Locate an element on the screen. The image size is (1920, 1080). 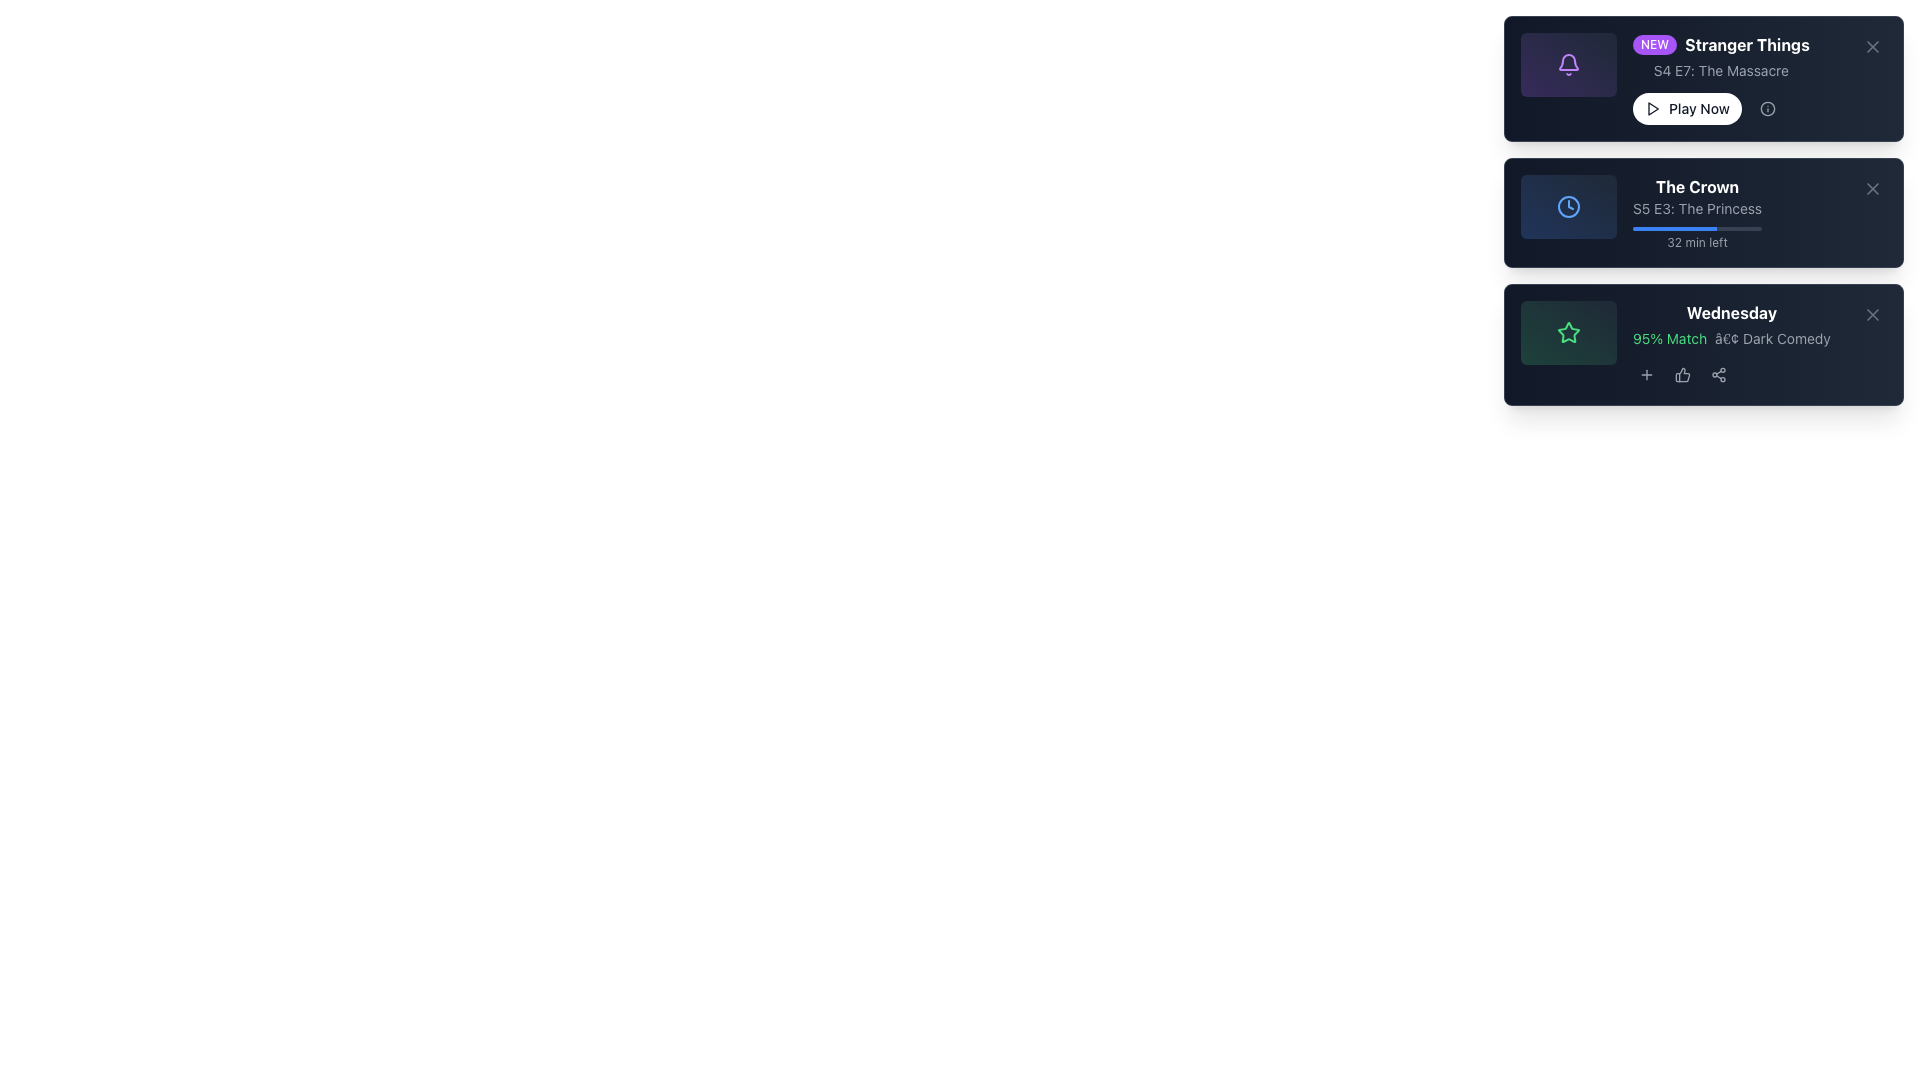
the circular gray button icon with a share-related vector graphic located in the bottom information card under the show 'Wednesday' is located at coordinates (1717, 374).